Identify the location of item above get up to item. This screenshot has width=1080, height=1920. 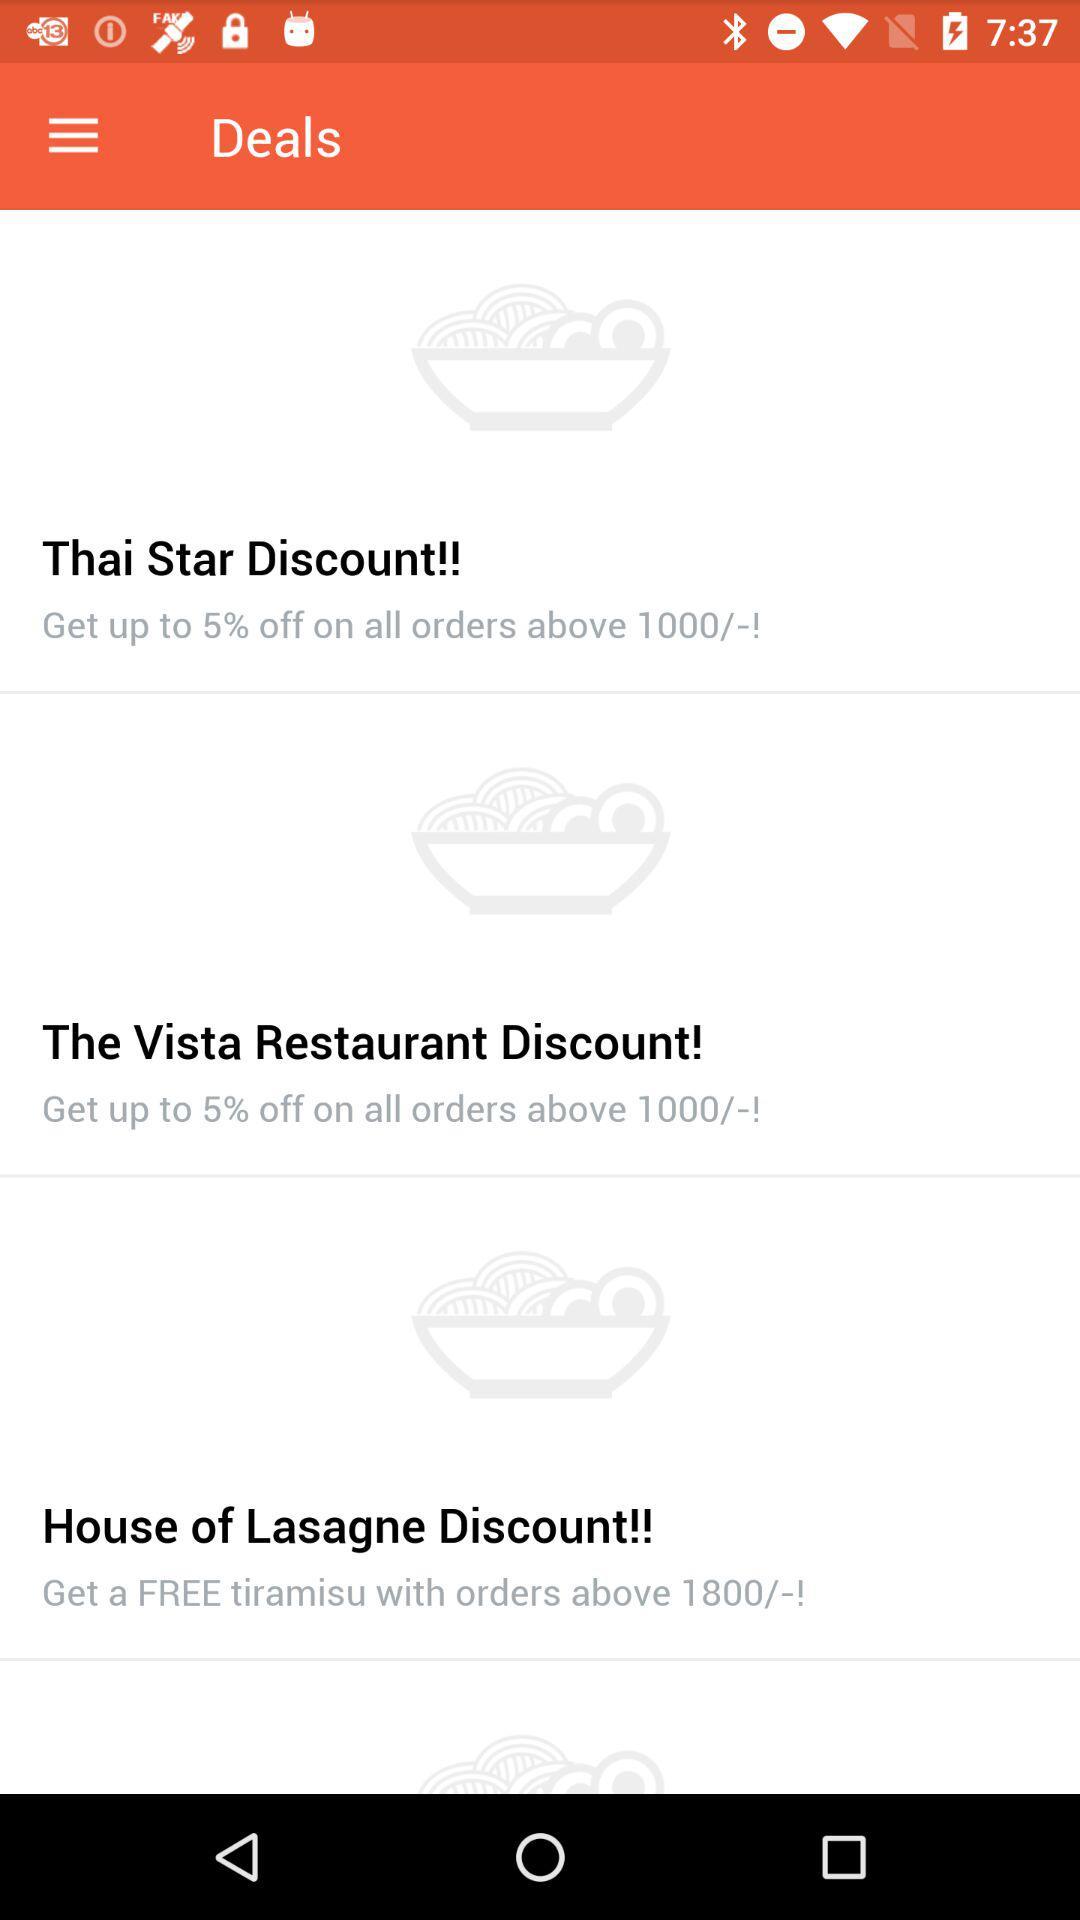
(540, 1030).